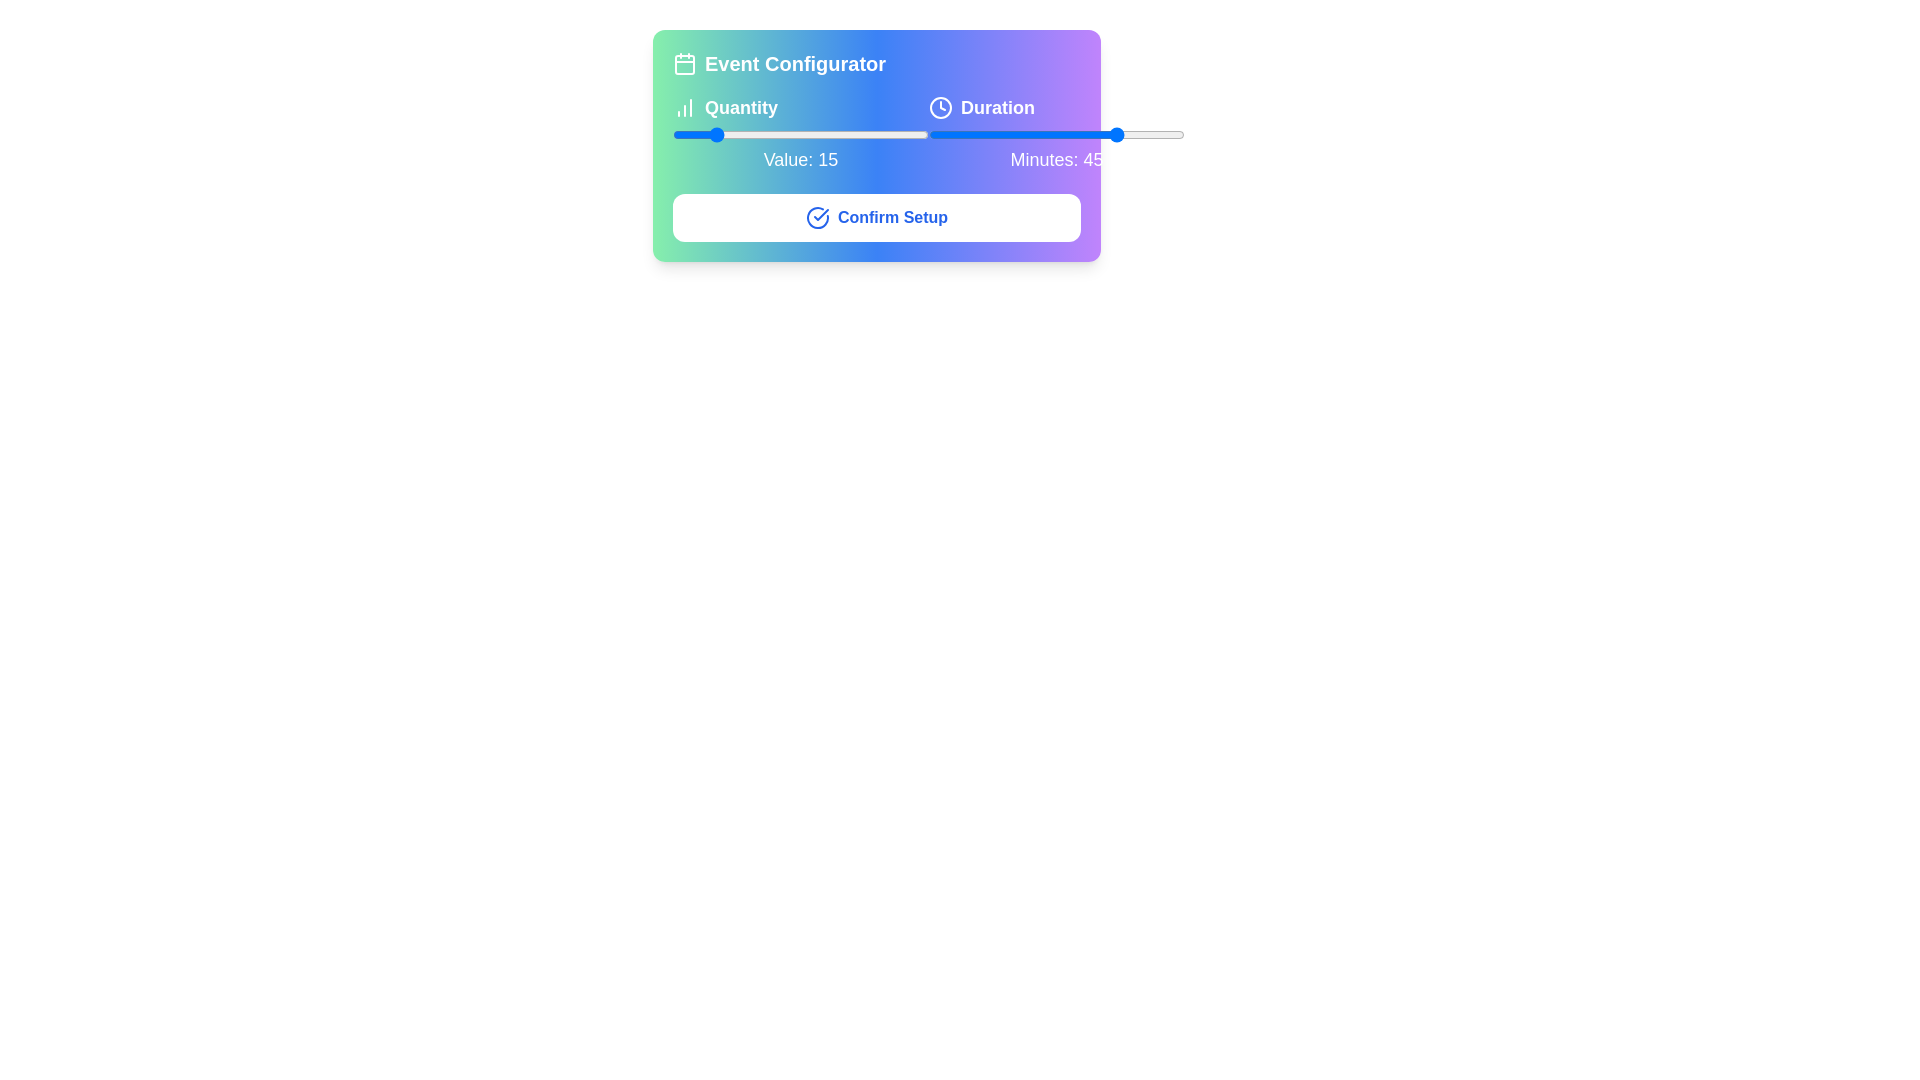  What do you see at coordinates (675, 135) in the screenshot?
I see `the quantity slider` at bounding box center [675, 135].